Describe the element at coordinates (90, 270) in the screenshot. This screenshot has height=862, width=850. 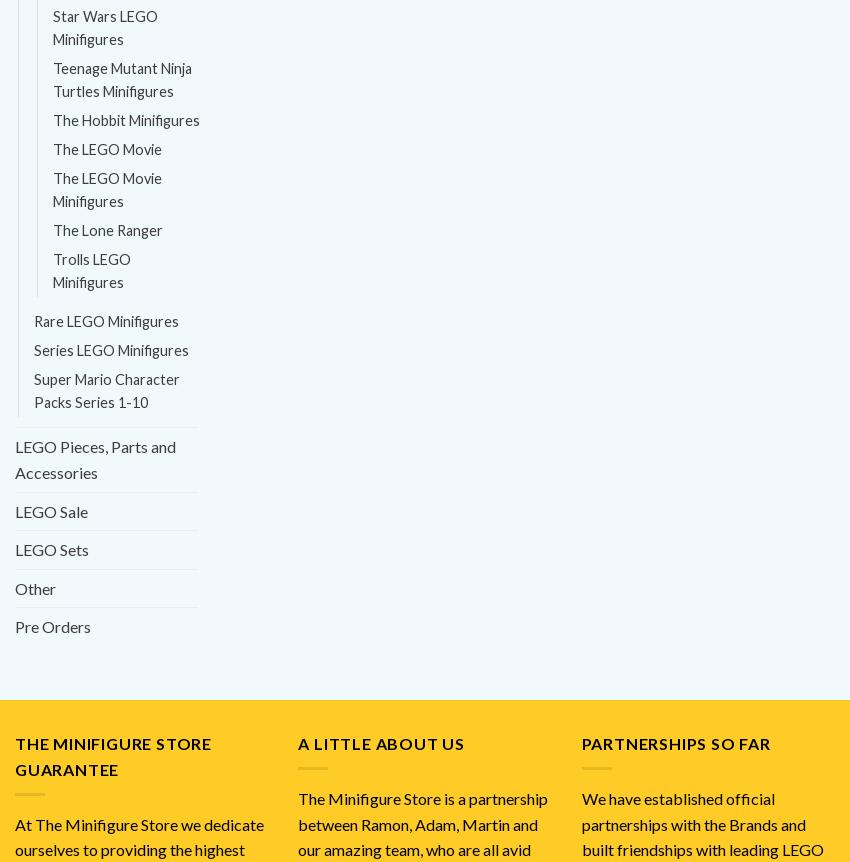
I see `'Trolls LEGO Minifigures'` at that location.